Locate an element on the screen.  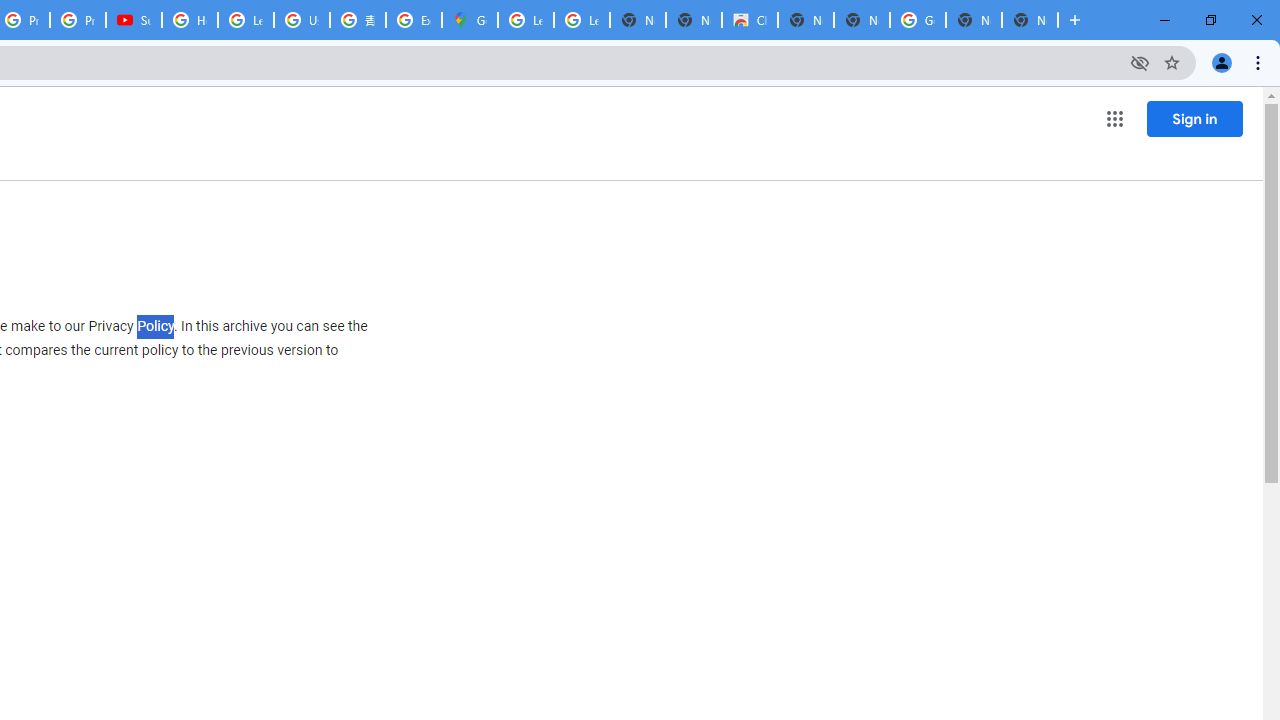
'Google Maps' is located at coordinates (468, 20).